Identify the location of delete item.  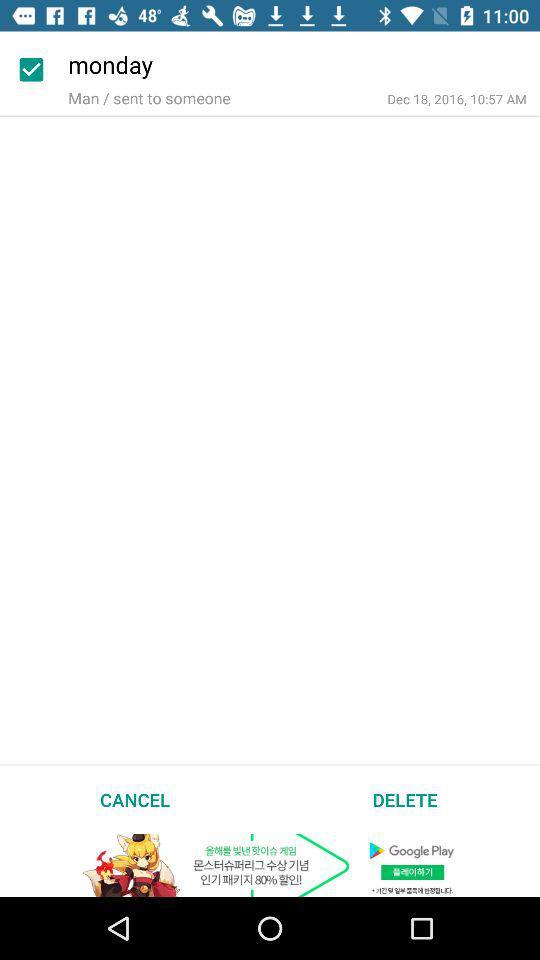
(405, 799).